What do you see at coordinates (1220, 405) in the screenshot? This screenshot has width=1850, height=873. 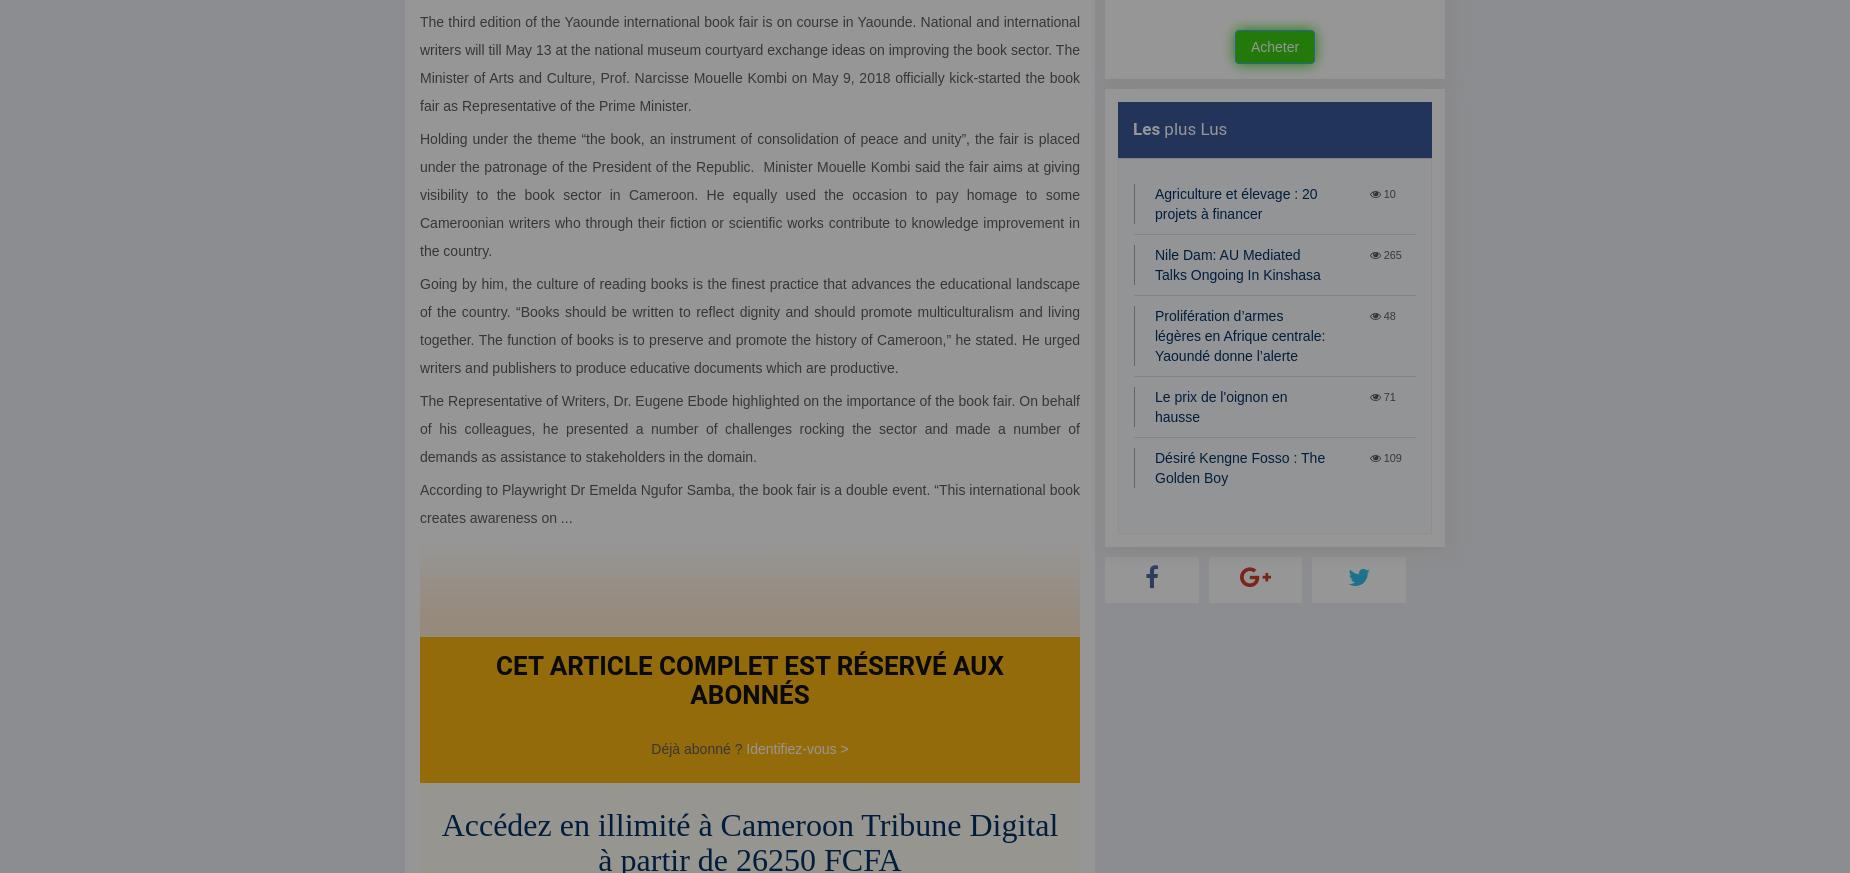 I see `'Le prix de l'oignon en hausse'` at bounding box center [1220, 405].